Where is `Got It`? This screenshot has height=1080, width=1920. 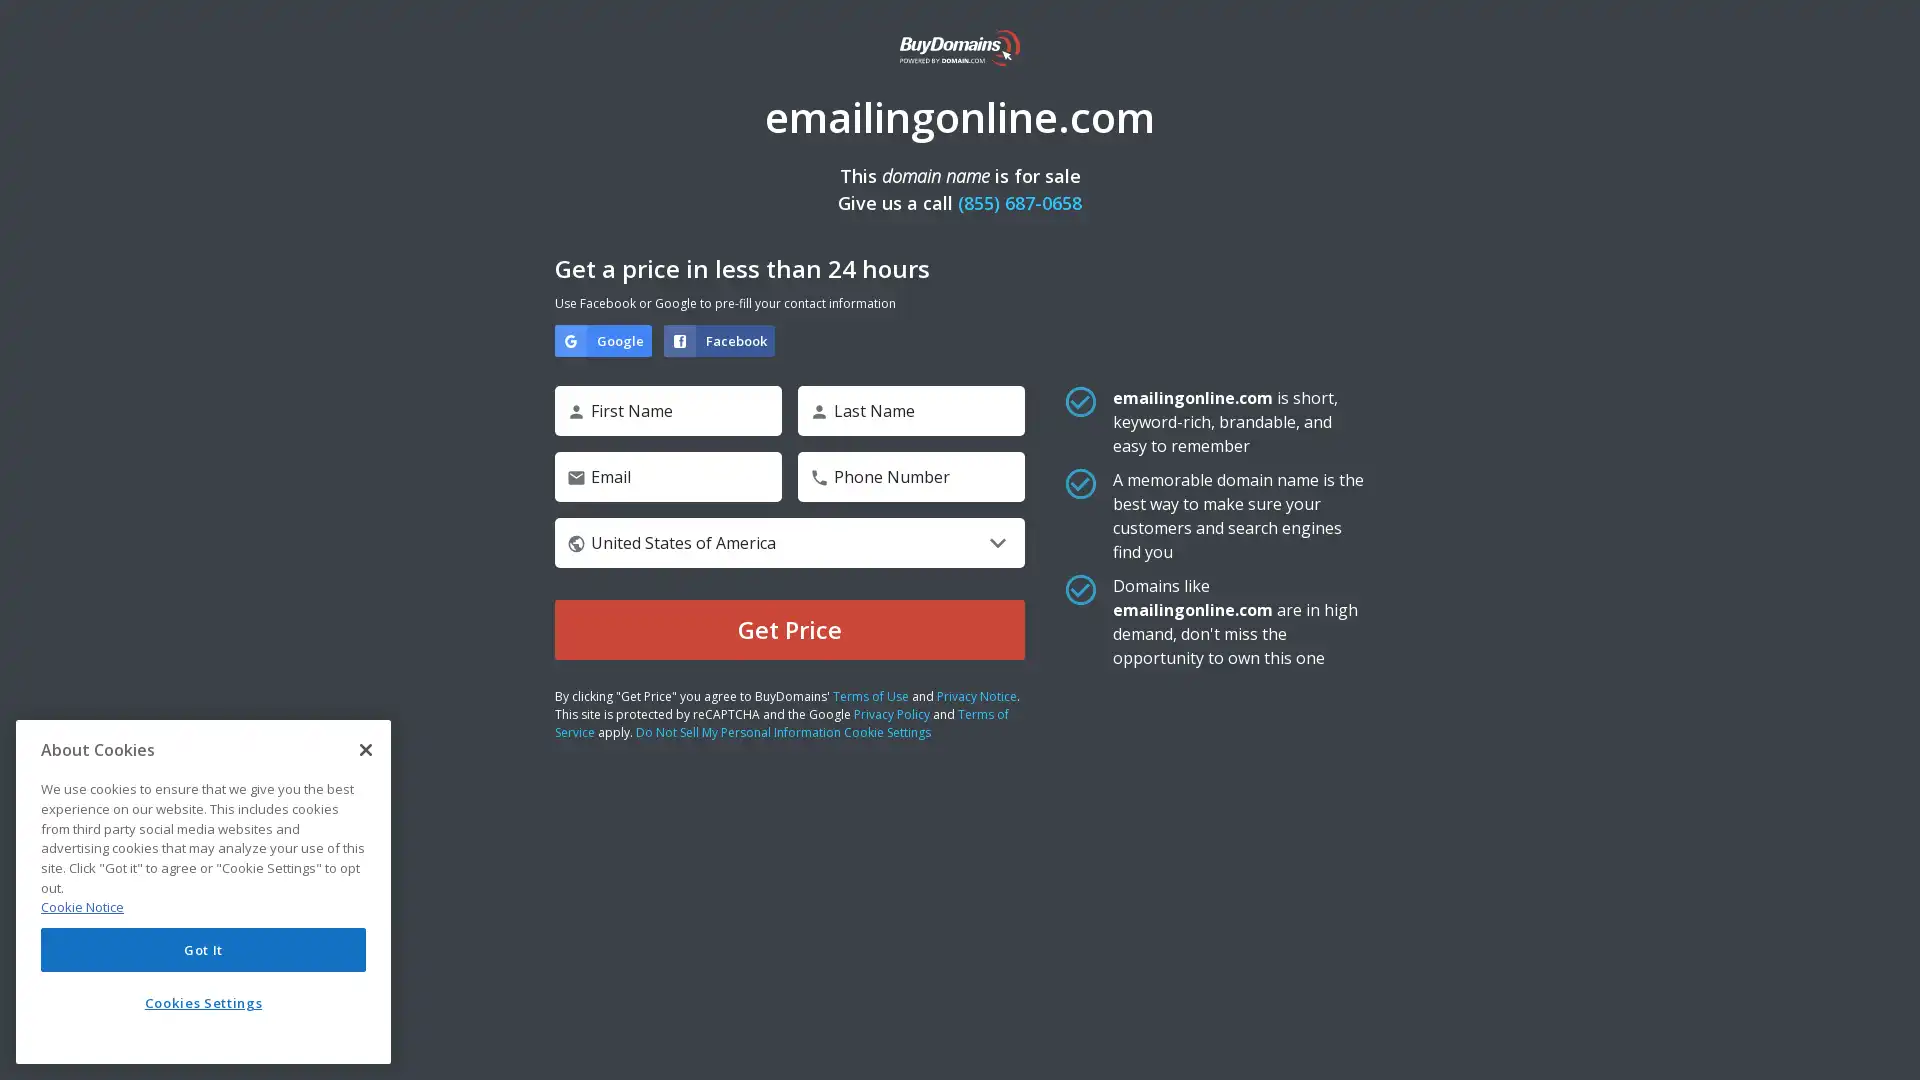
Got It is located at coordinates (203, 948).